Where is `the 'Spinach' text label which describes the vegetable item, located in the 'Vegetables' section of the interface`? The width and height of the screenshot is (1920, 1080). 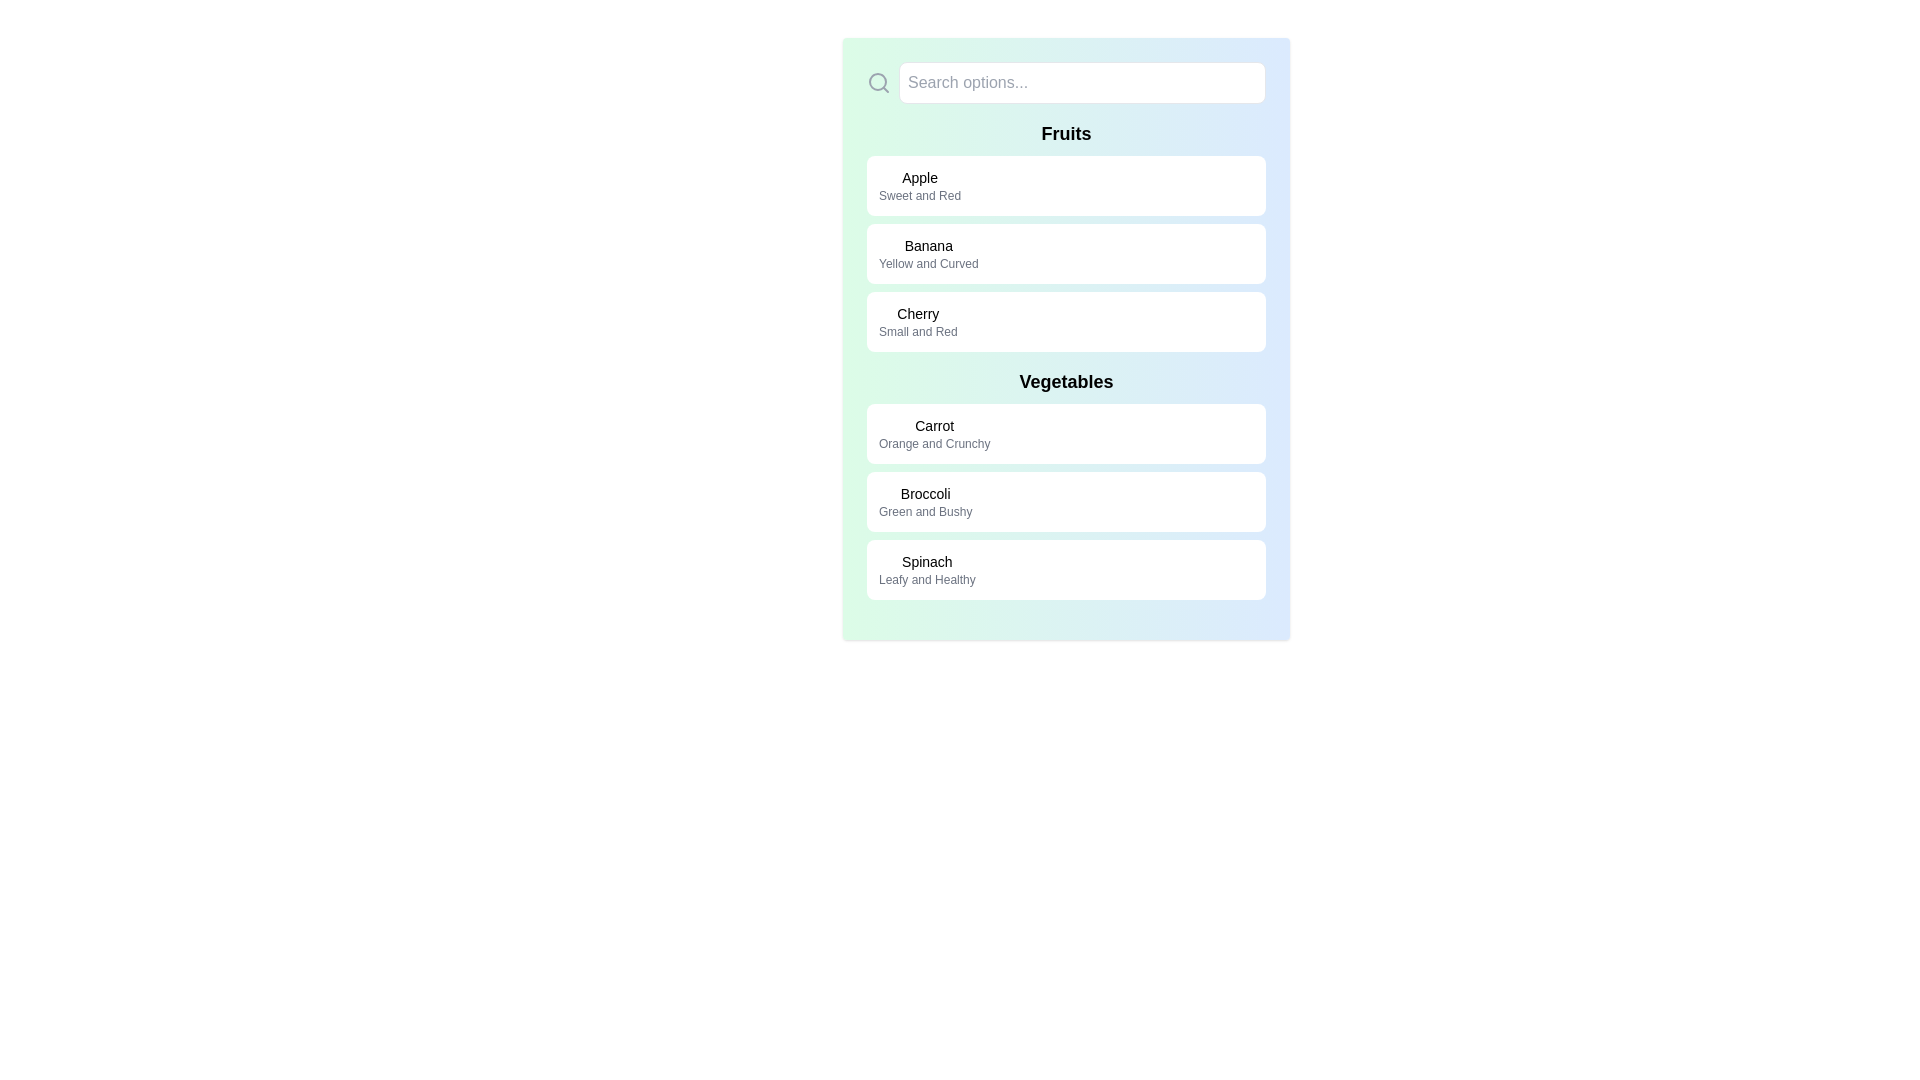 the 'Spinach' text label which describes the vegetable item, located in the 'Vegetables' section of the interface is located at coordinates (926, 570).